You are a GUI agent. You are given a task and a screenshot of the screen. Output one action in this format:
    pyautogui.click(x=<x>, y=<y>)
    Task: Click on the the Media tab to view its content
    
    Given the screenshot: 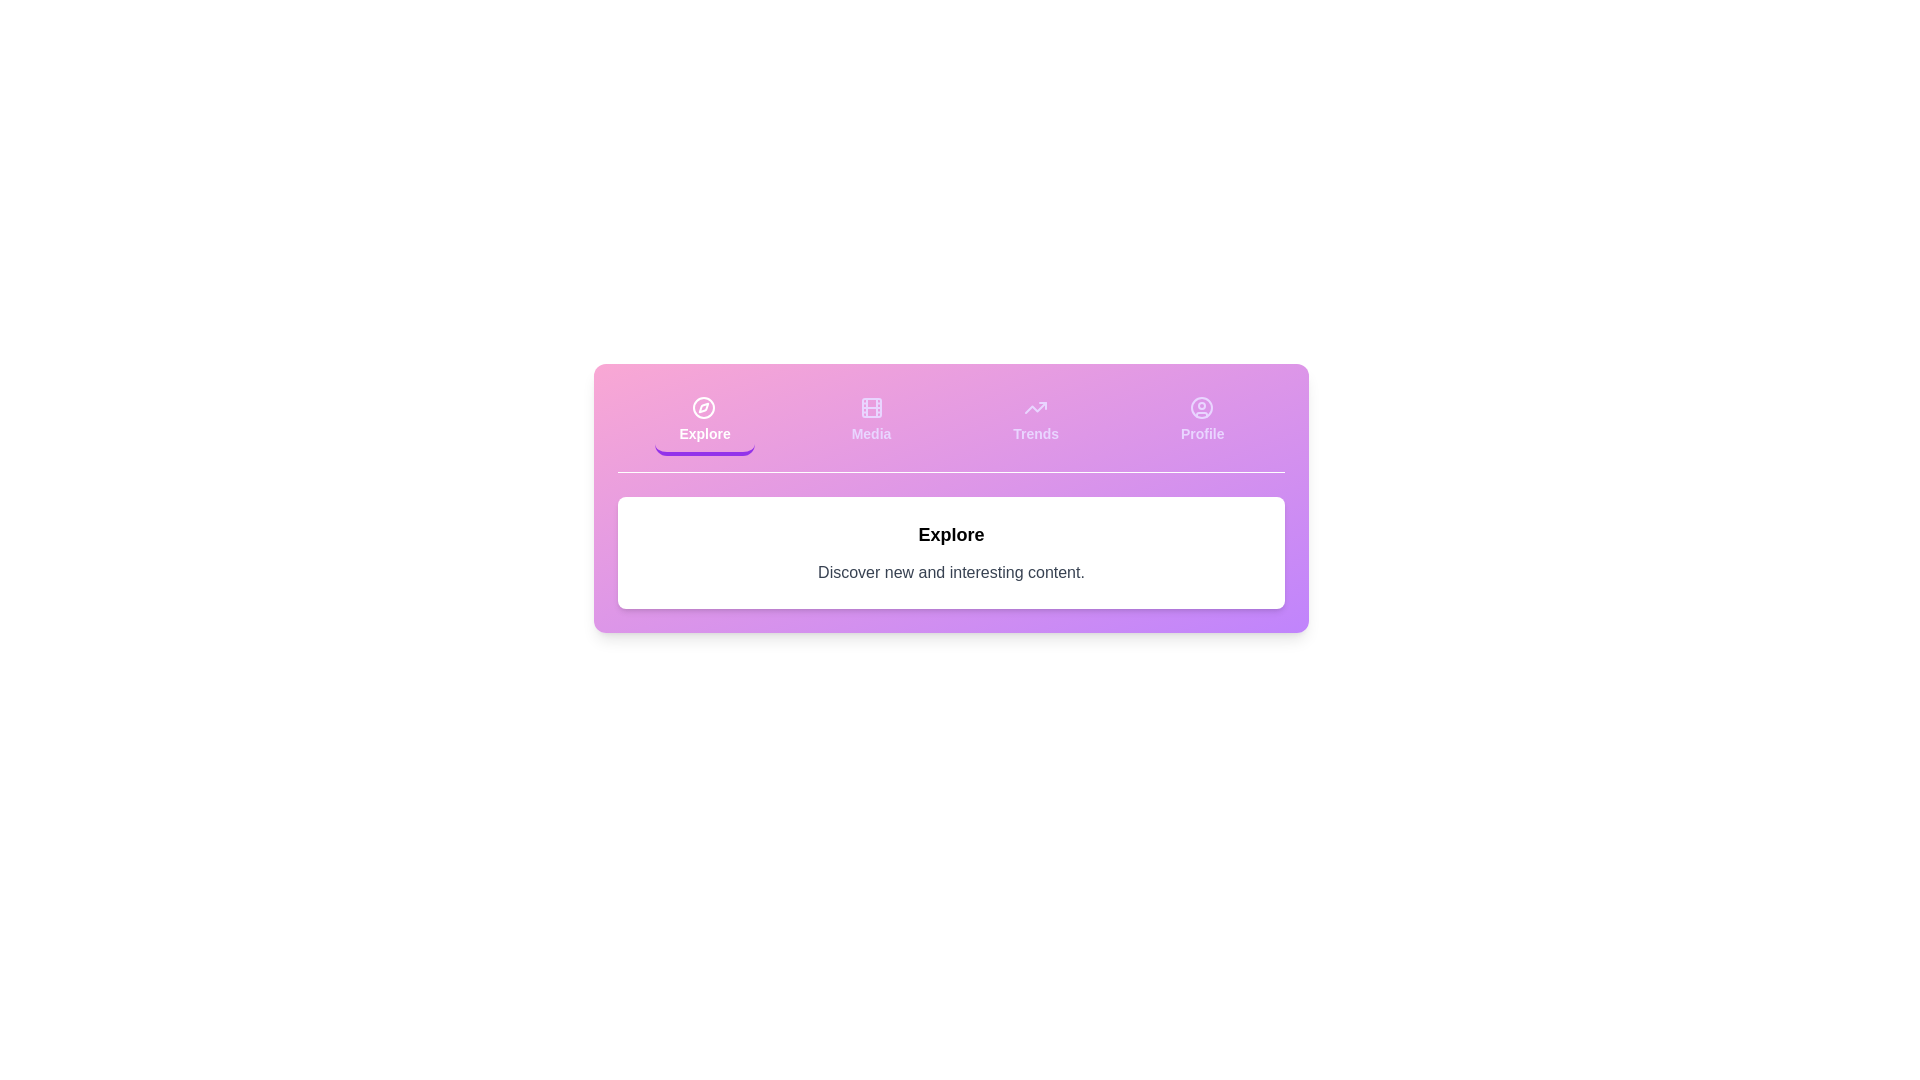 What is the action you would take?
    pyautogui.click(x=872, y=420)
    